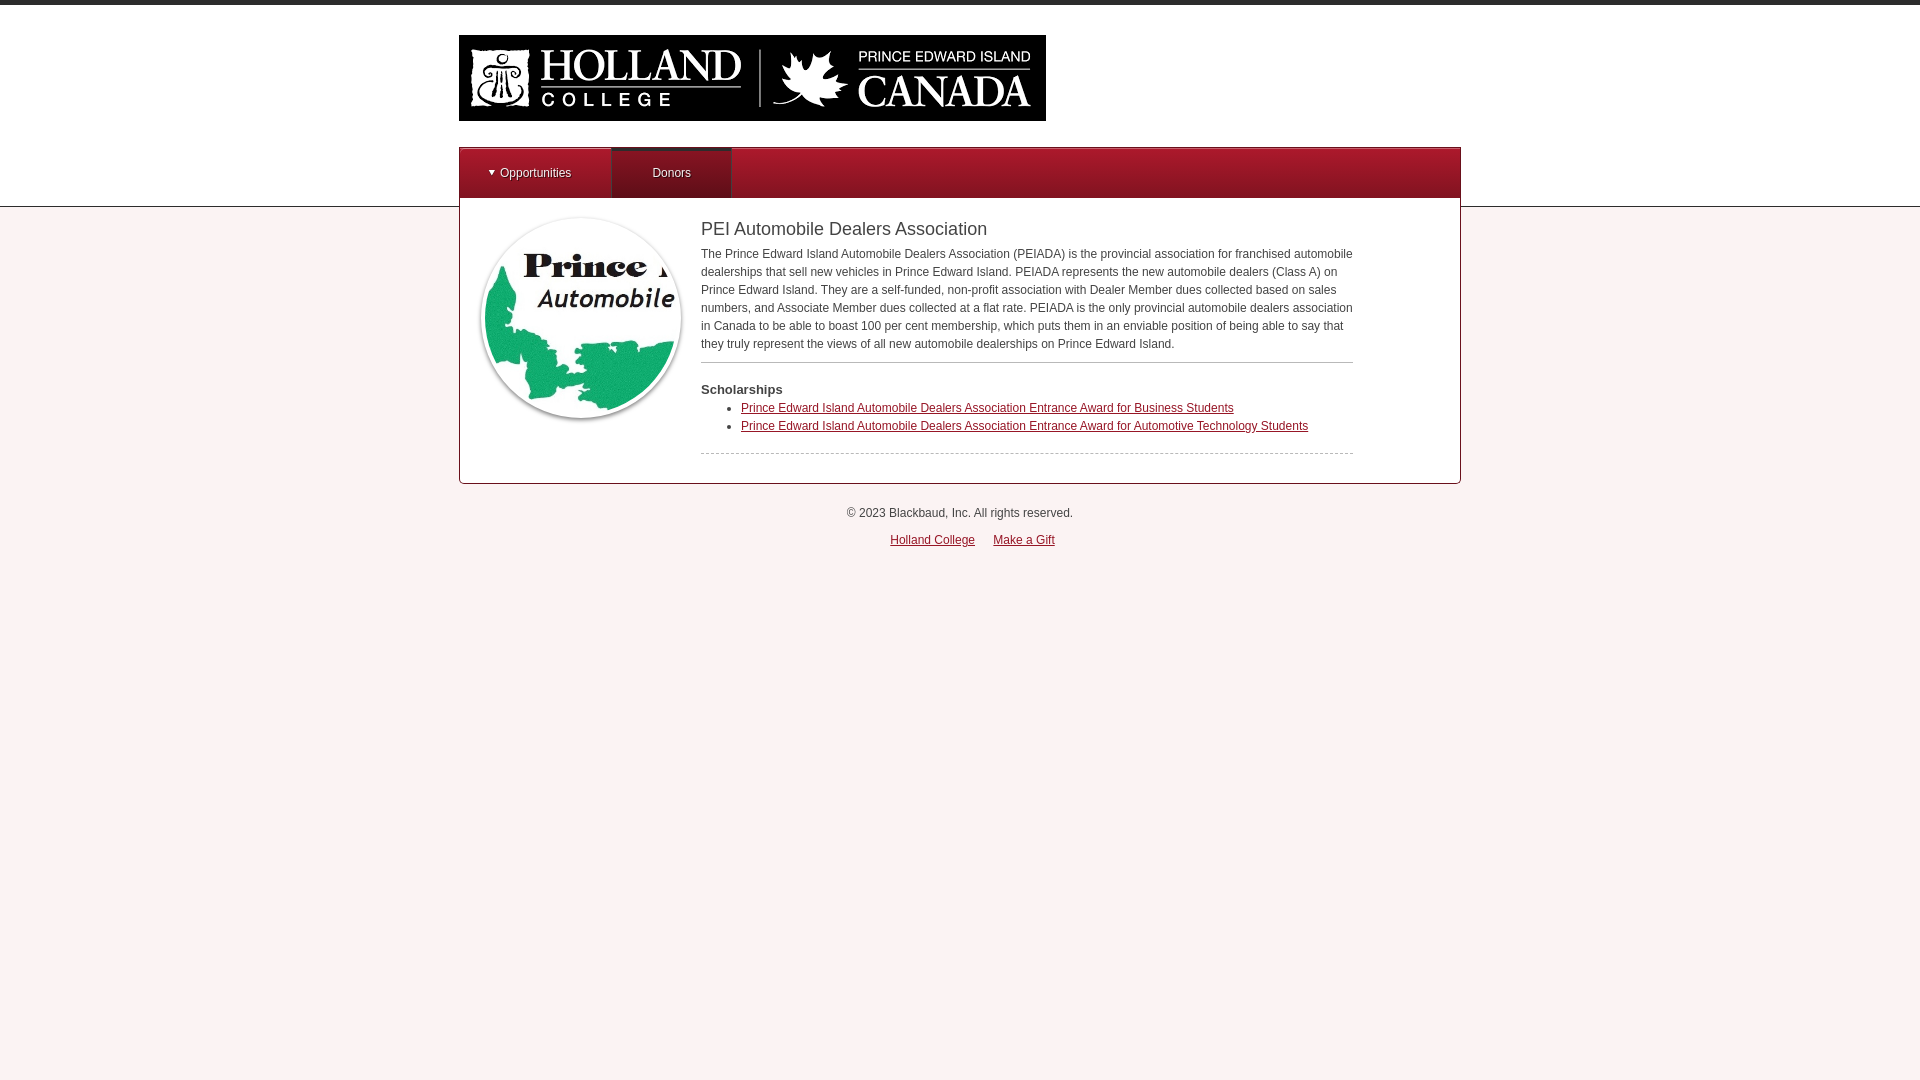 The image size is (1920, 1080). Describe the element at coordinates (1023, 540) in the screenshot. I see `'Make a Gift'` at that location.